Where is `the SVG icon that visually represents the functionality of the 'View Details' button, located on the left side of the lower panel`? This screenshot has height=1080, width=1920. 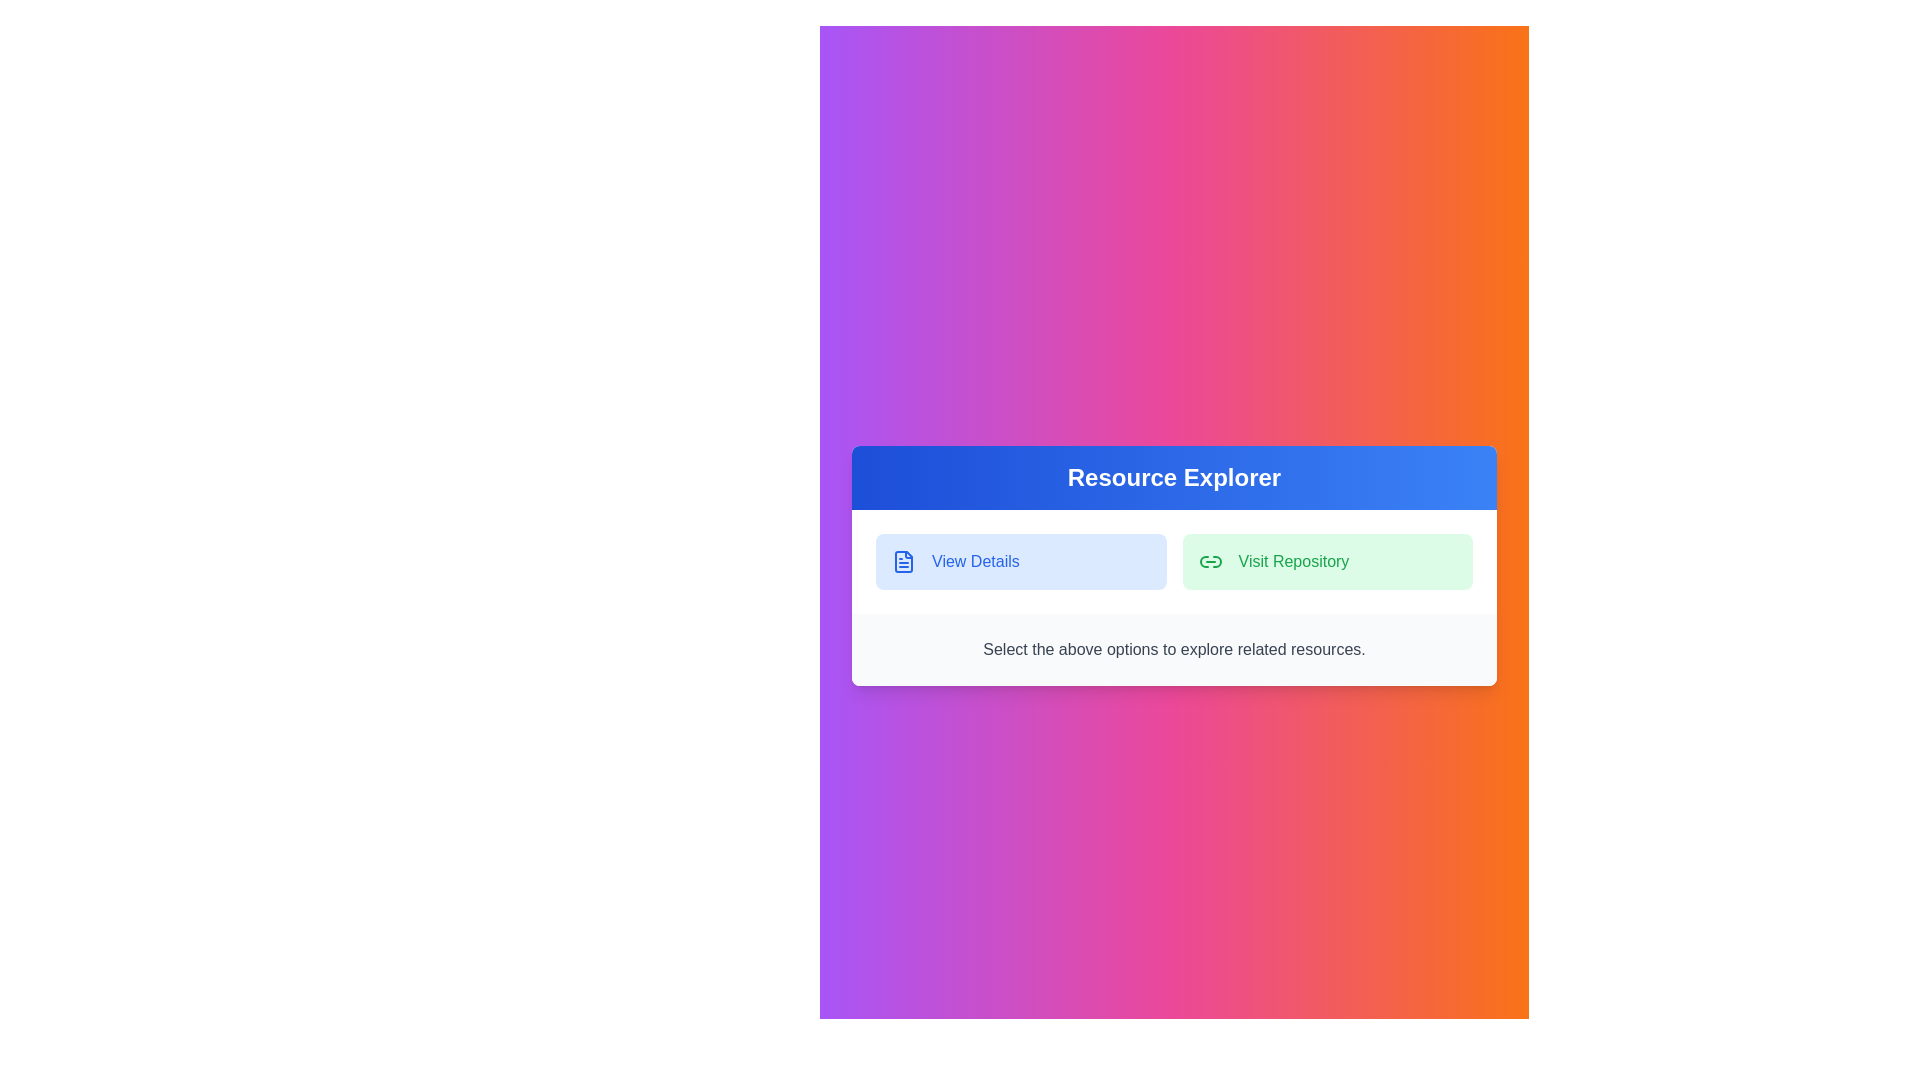
the SVG icon that visually represents the functionality of the 'View Details' button, located on the left side of the lower panel is located at coordinates (902, 562).